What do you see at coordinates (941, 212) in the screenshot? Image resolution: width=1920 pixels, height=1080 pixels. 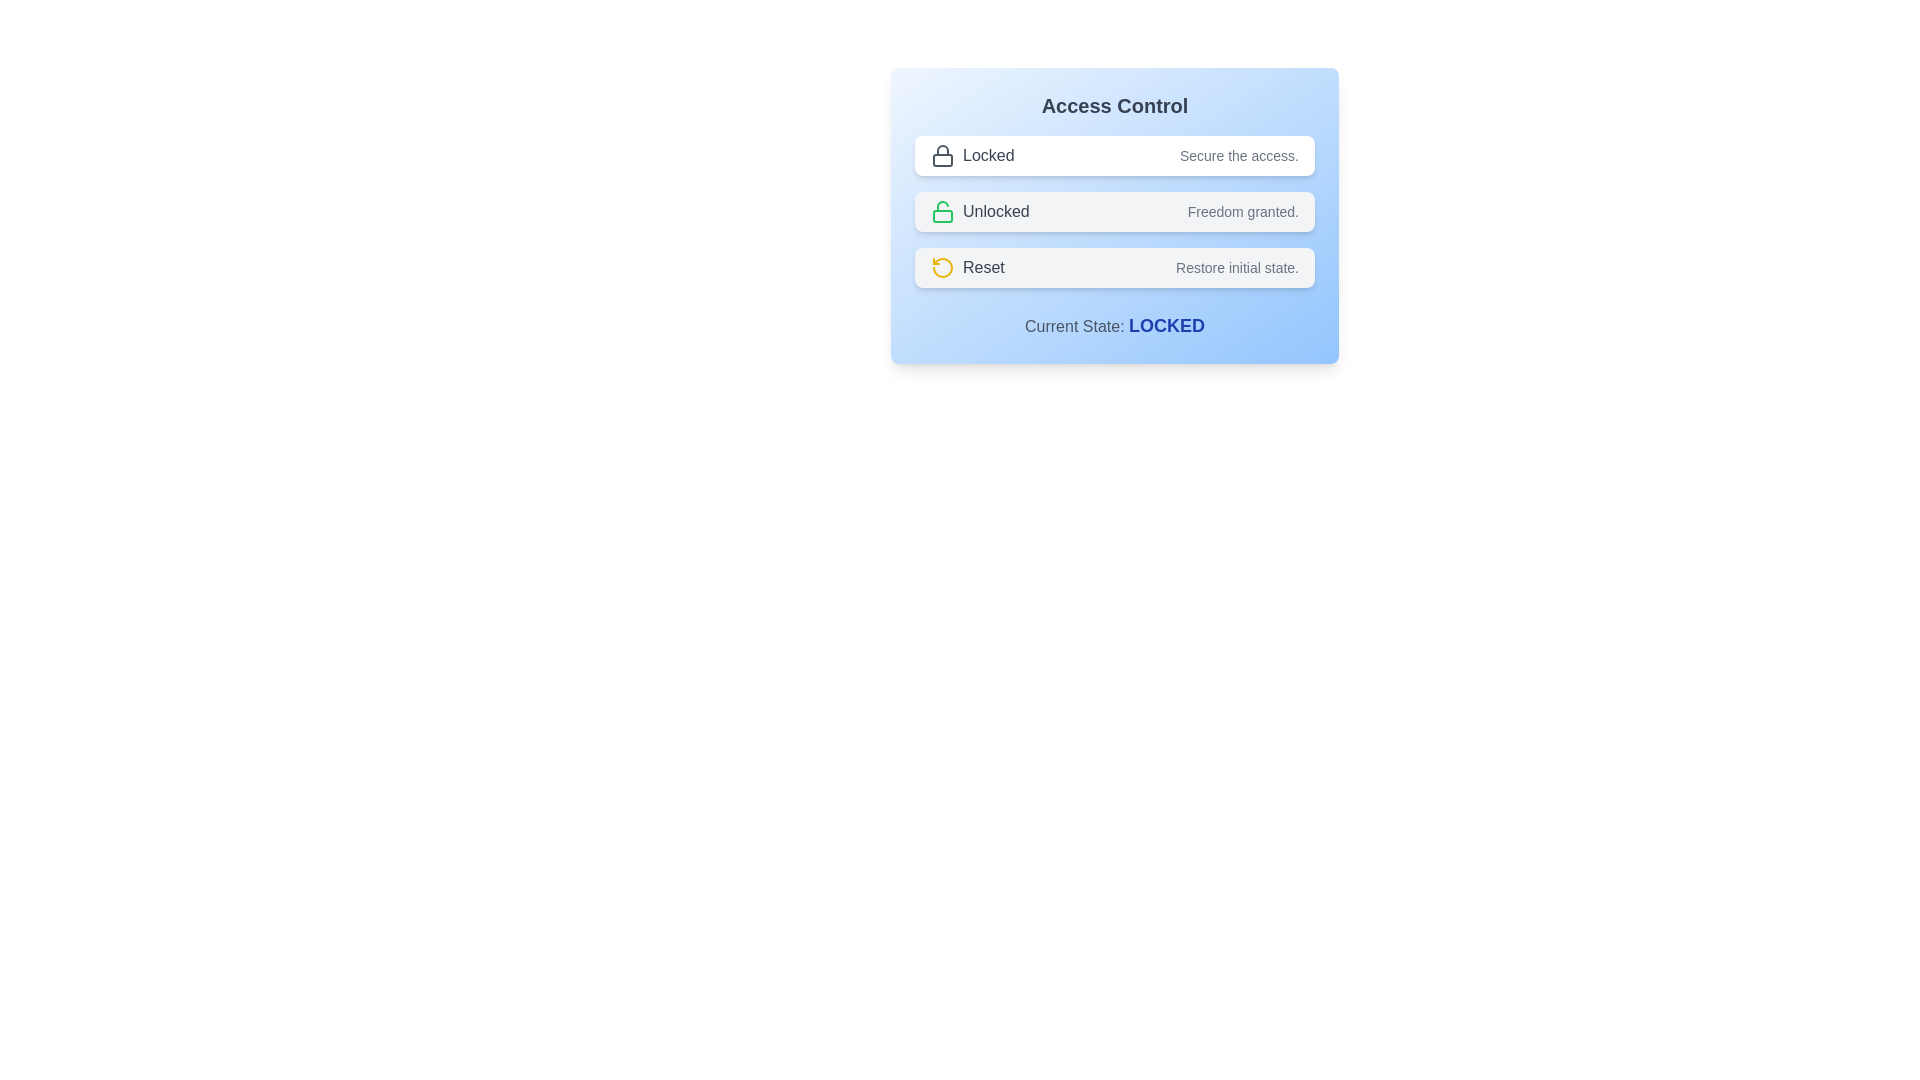 I see `the icon to change the state to unlocked` at bounding box center [941, 212].